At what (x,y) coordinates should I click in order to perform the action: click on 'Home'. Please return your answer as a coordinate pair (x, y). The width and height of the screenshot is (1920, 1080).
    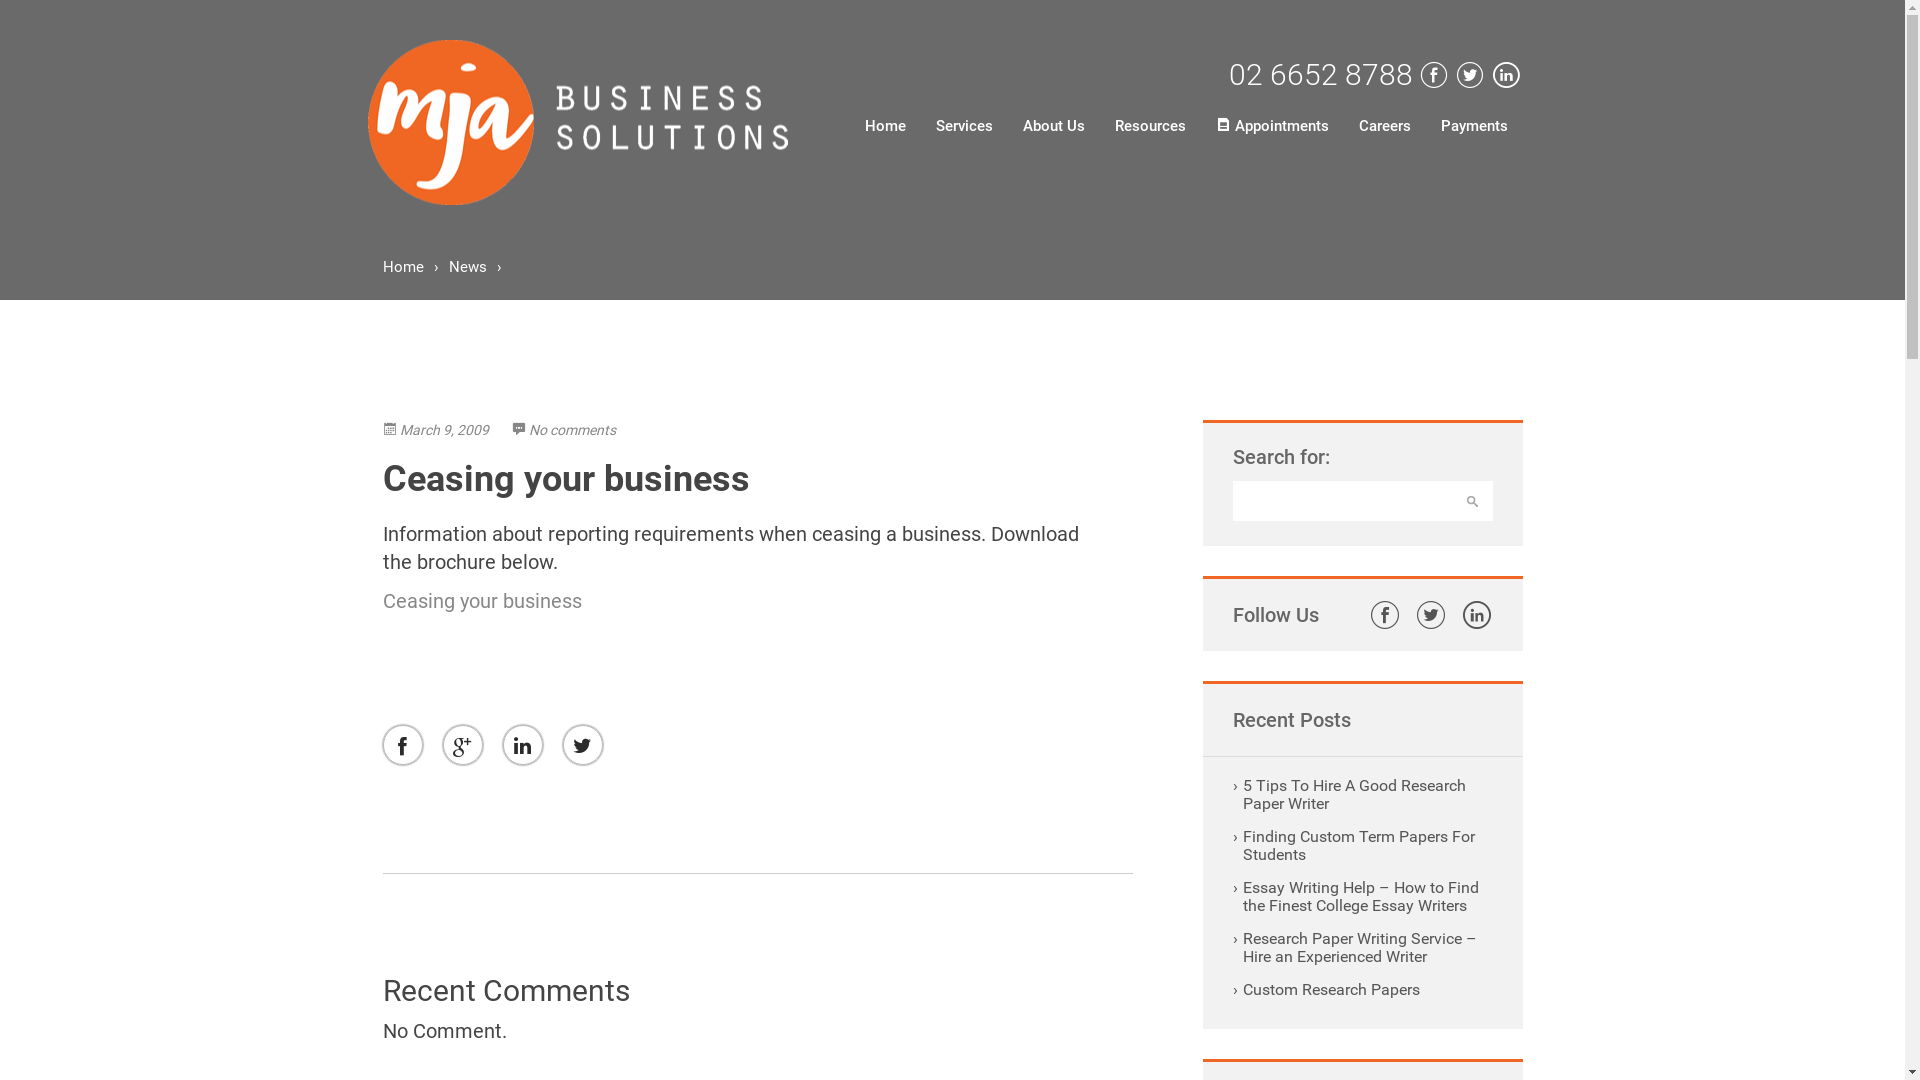
    Looking at the image, I should click on (884, 126).